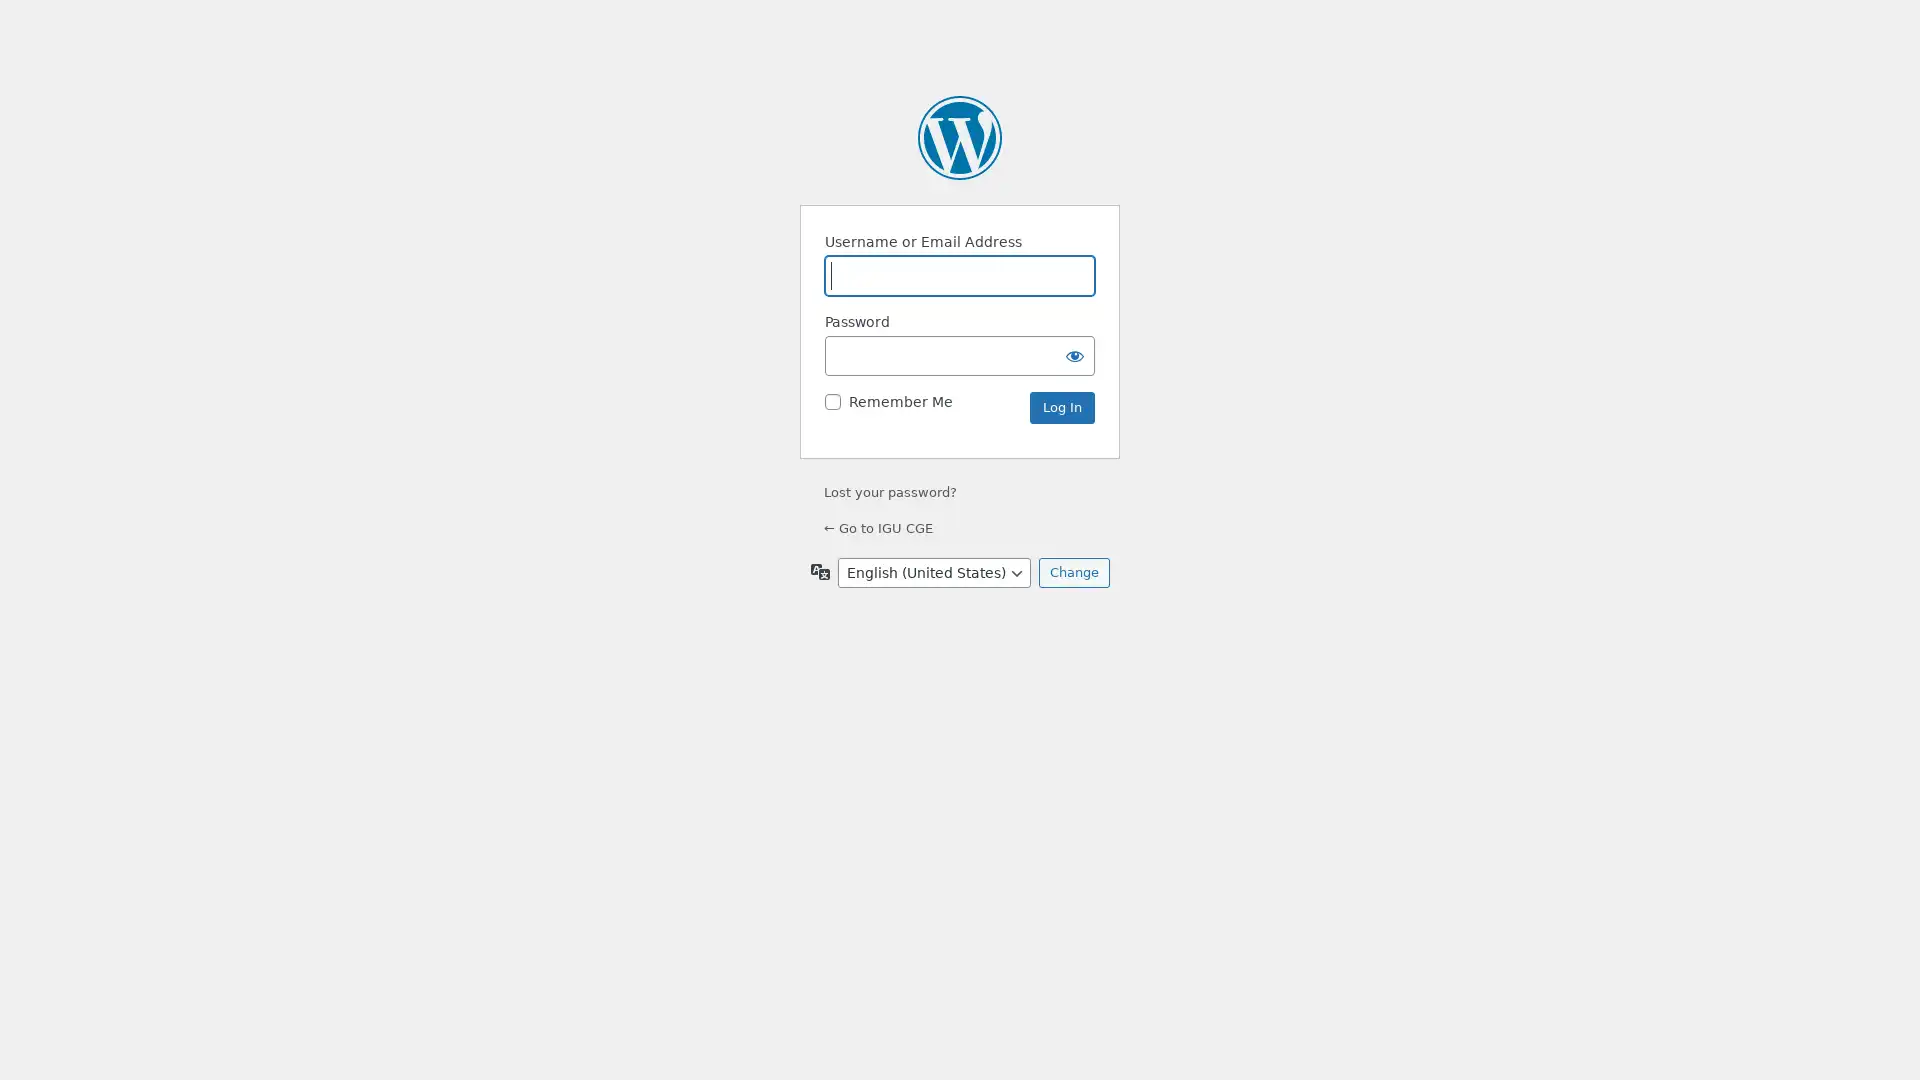 The image size is (1920, 1080). What do you see at coordinates (1072, 573) in the screenshot?
I see `Change` at bounding box center [1072, 573].